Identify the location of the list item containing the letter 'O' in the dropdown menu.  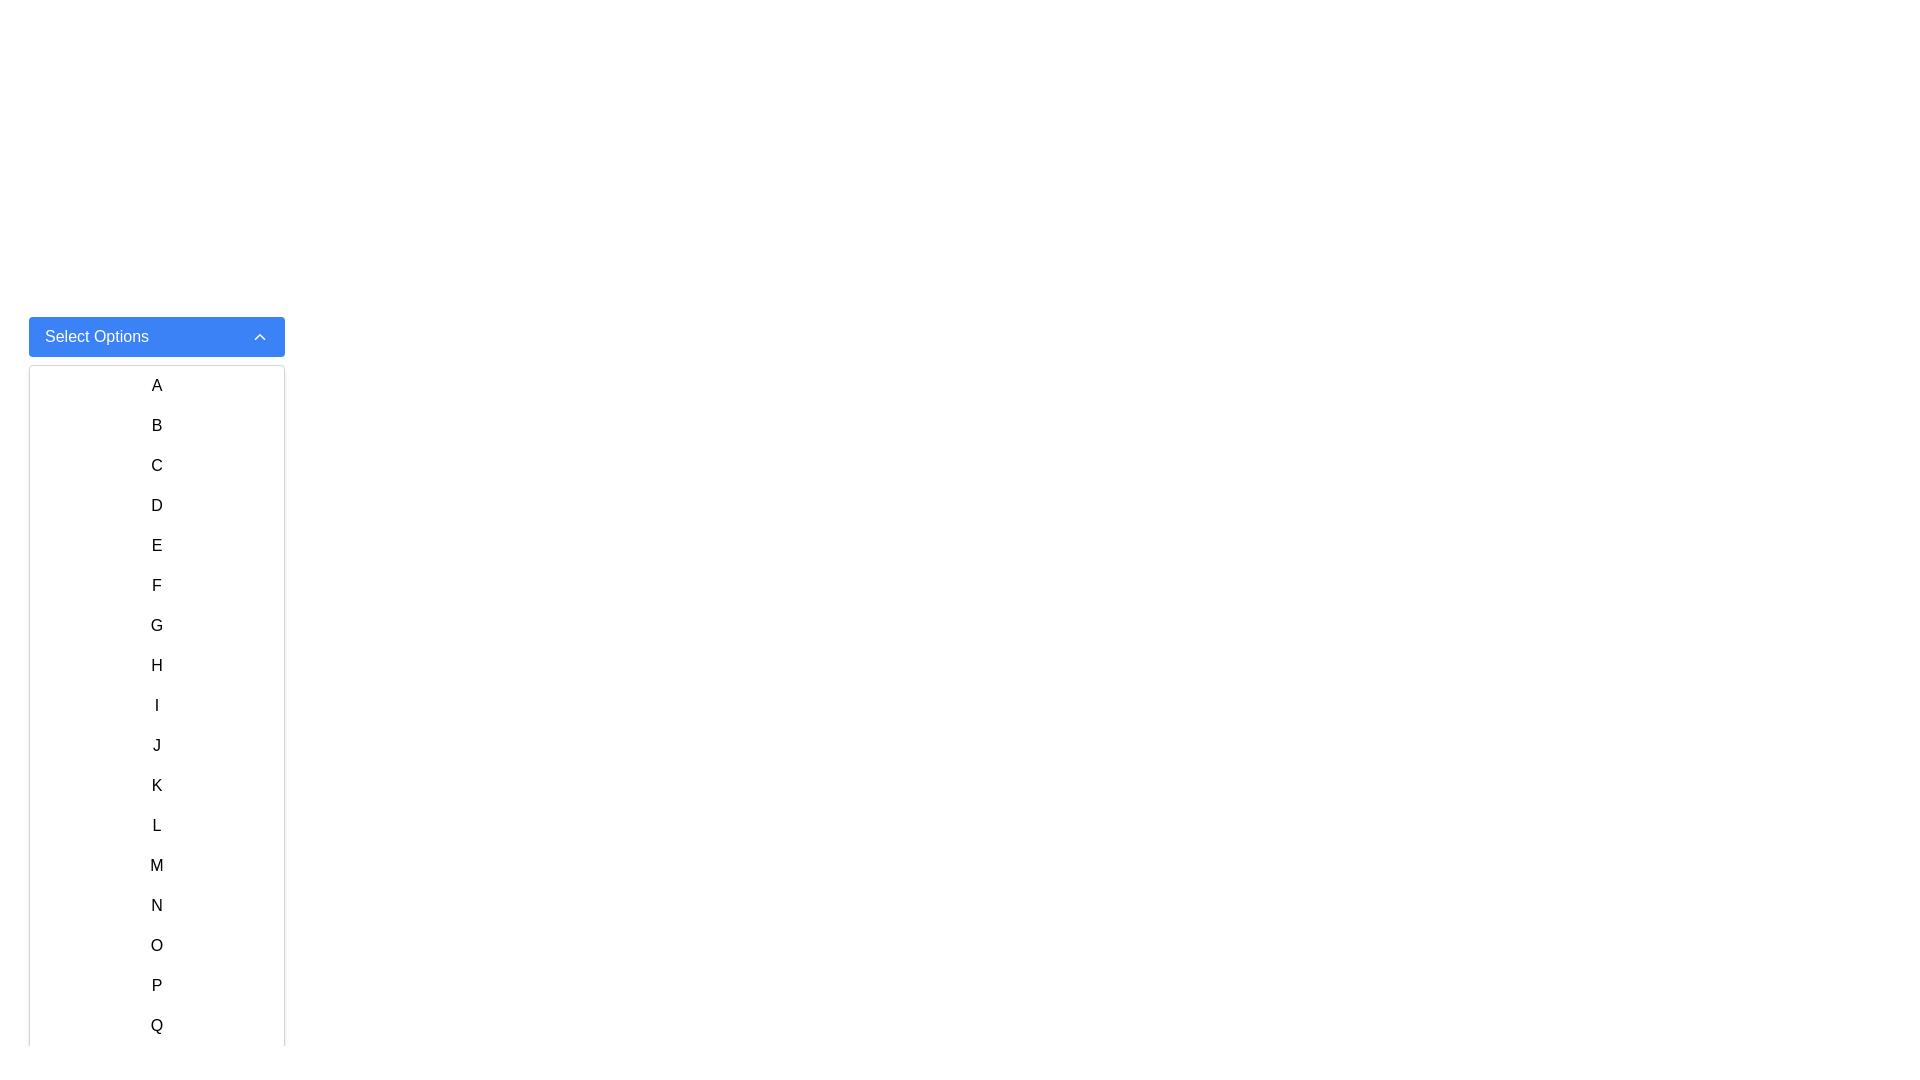
(156, 945).